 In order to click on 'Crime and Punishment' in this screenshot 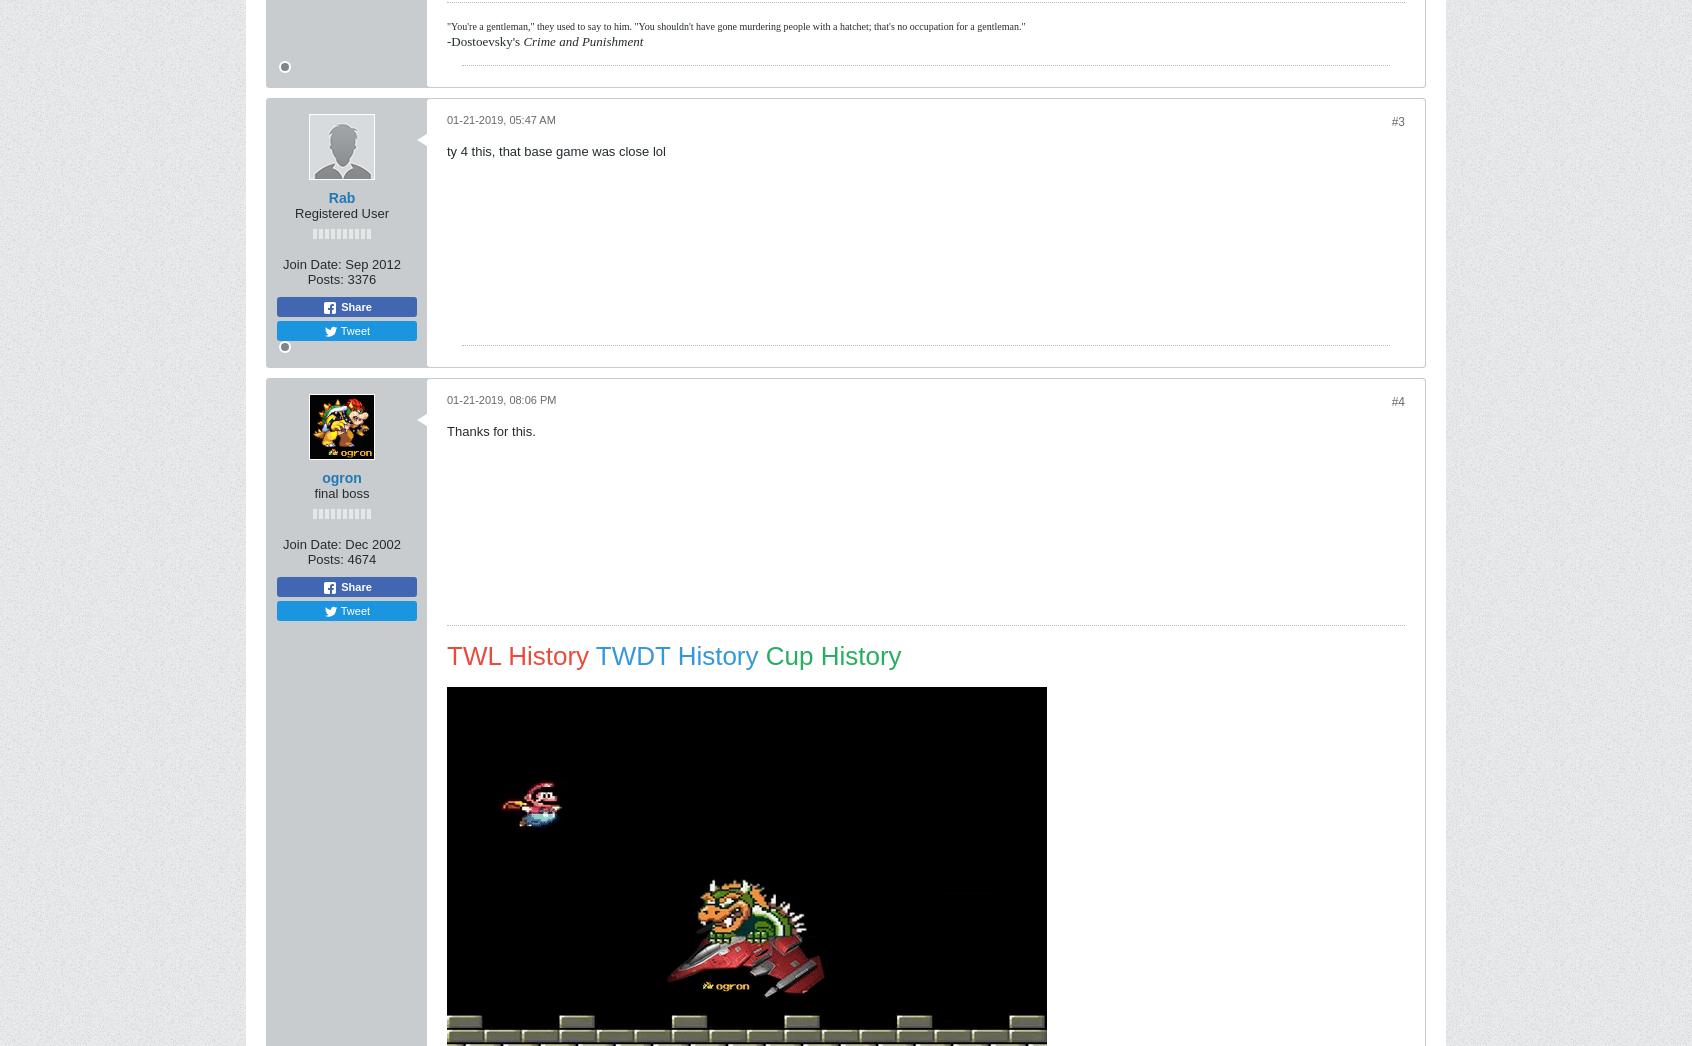, I will do `click(582, 40)`.